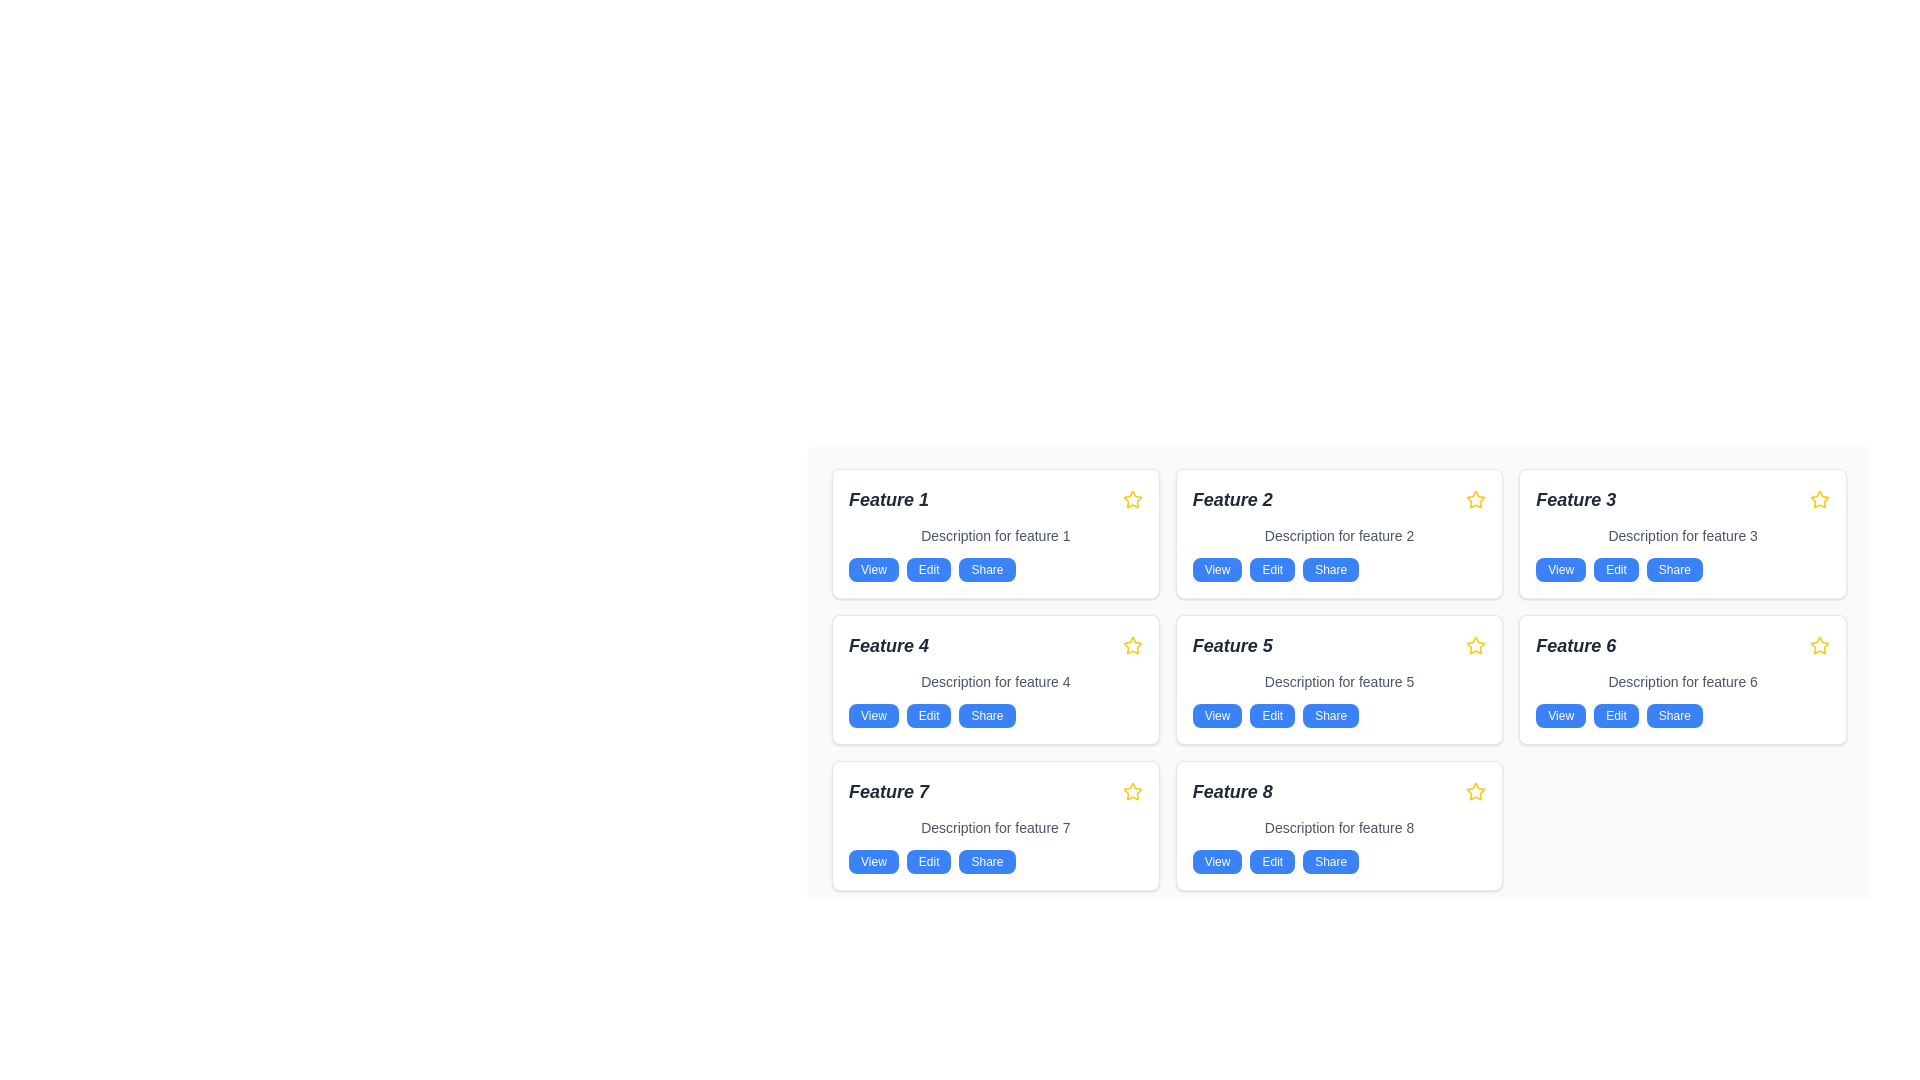 This screenshot has height=1080, width=1920. Describe the element at coordinates (873, 860) in the screenshot. I see `the 'View' button located at the bottom of the 'Feature 7' section` at that location.